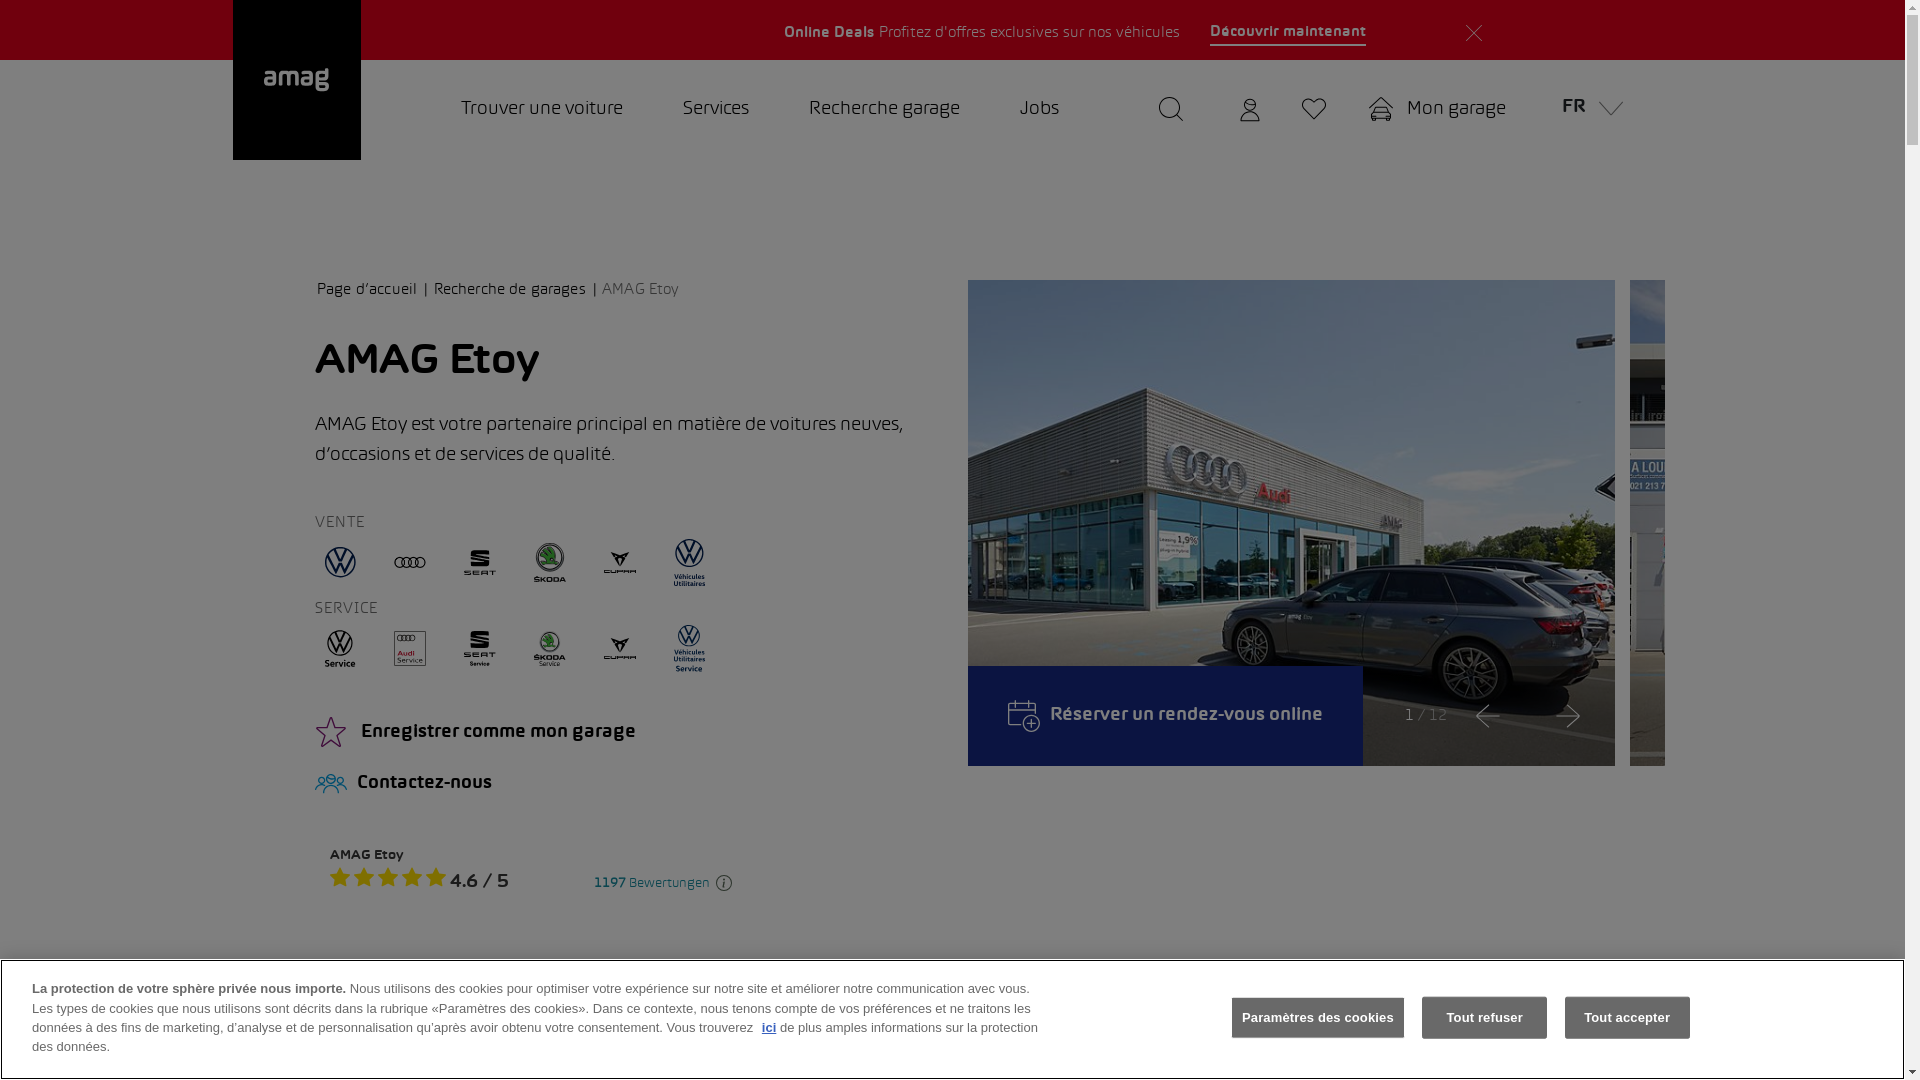  I want to click on 'Recherche garage', so click(882, 110).